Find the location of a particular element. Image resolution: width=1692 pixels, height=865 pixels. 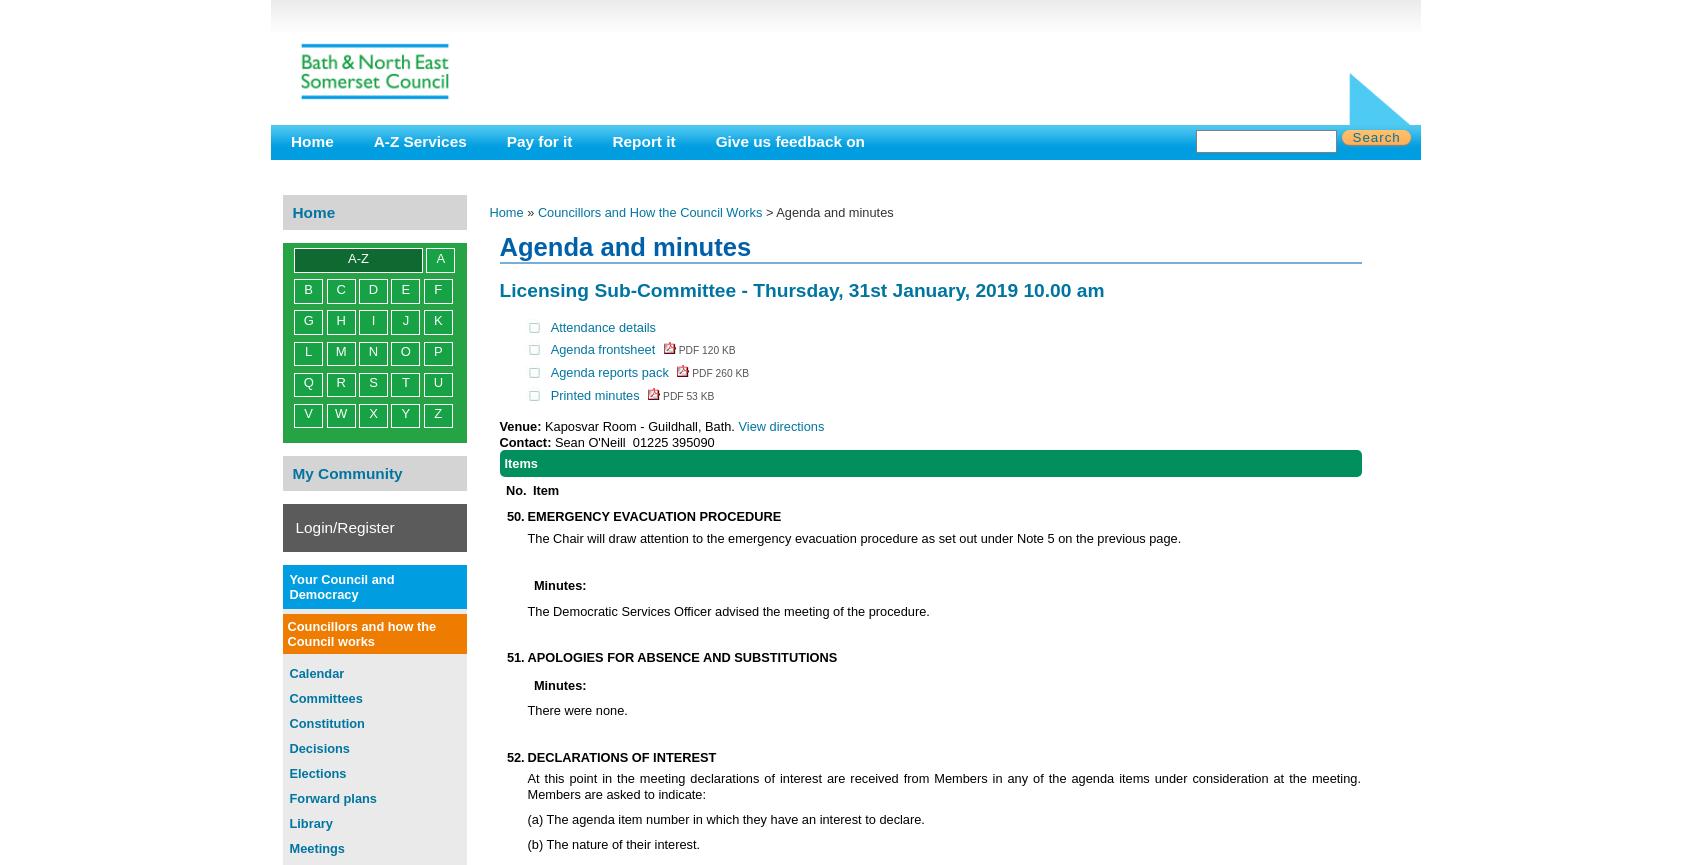

'>' is located at coordinates (768, 211).